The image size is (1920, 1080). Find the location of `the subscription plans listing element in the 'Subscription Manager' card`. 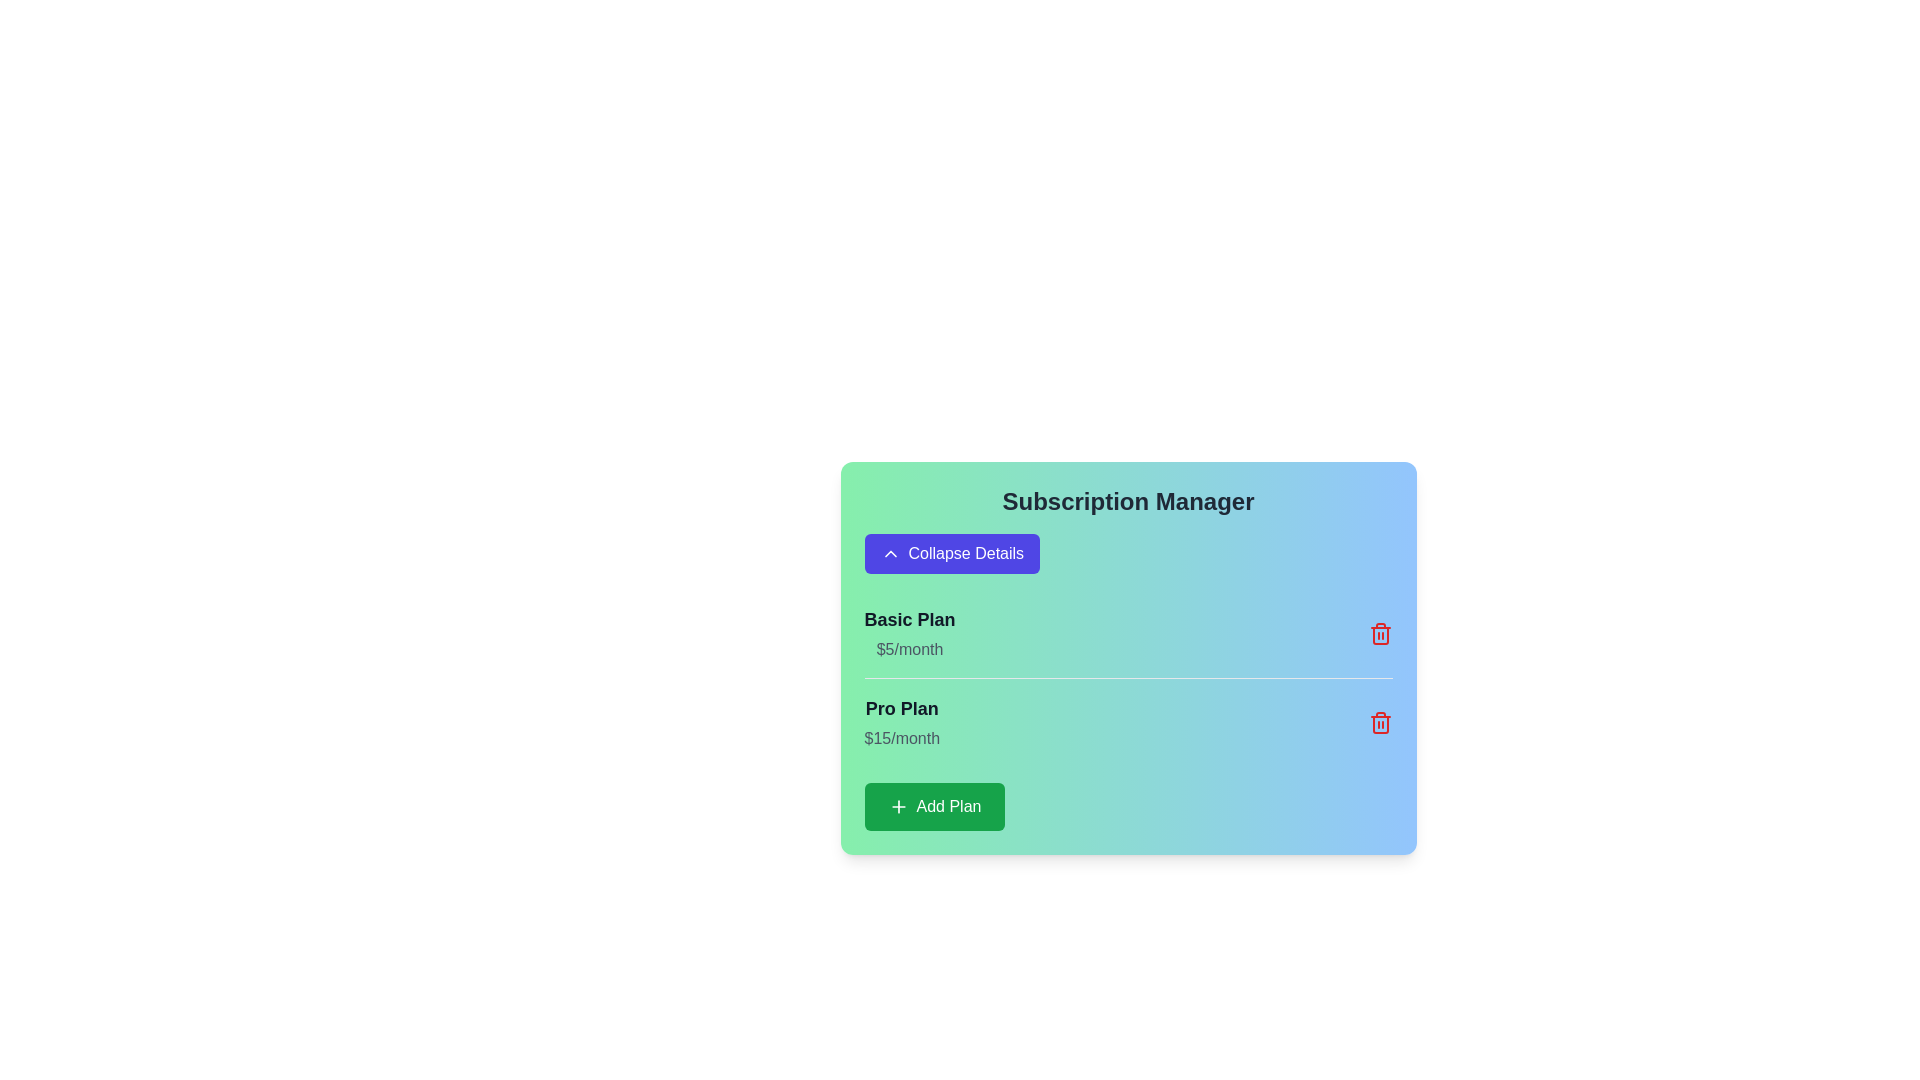

the subscription plans listing element in the 'Subscription Manager' card is located at coordinates (1128, 709).